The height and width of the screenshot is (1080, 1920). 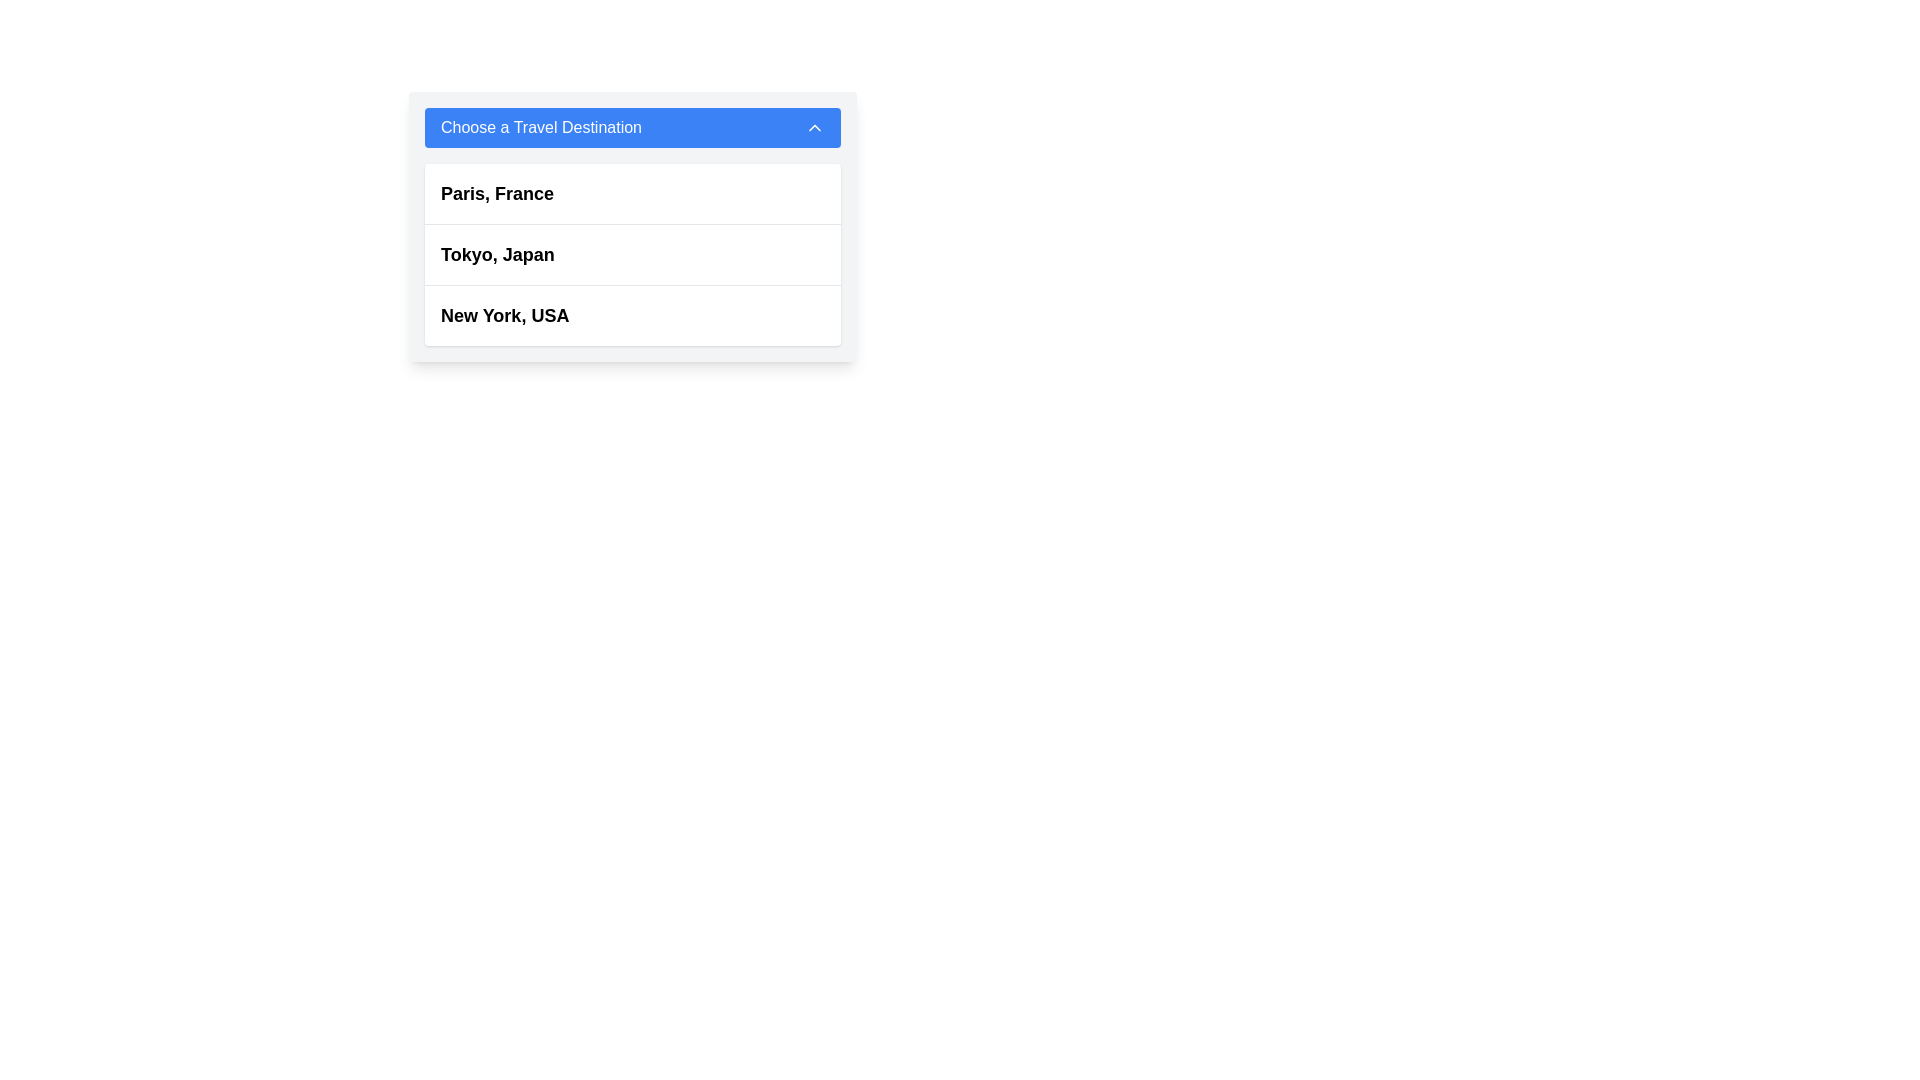 I want to click on the label indicating the purpose of the dropdown menu for choosing a travel destination, positioned at the left side of a button-like component in a blue background bar, so click(x=541, y=127).